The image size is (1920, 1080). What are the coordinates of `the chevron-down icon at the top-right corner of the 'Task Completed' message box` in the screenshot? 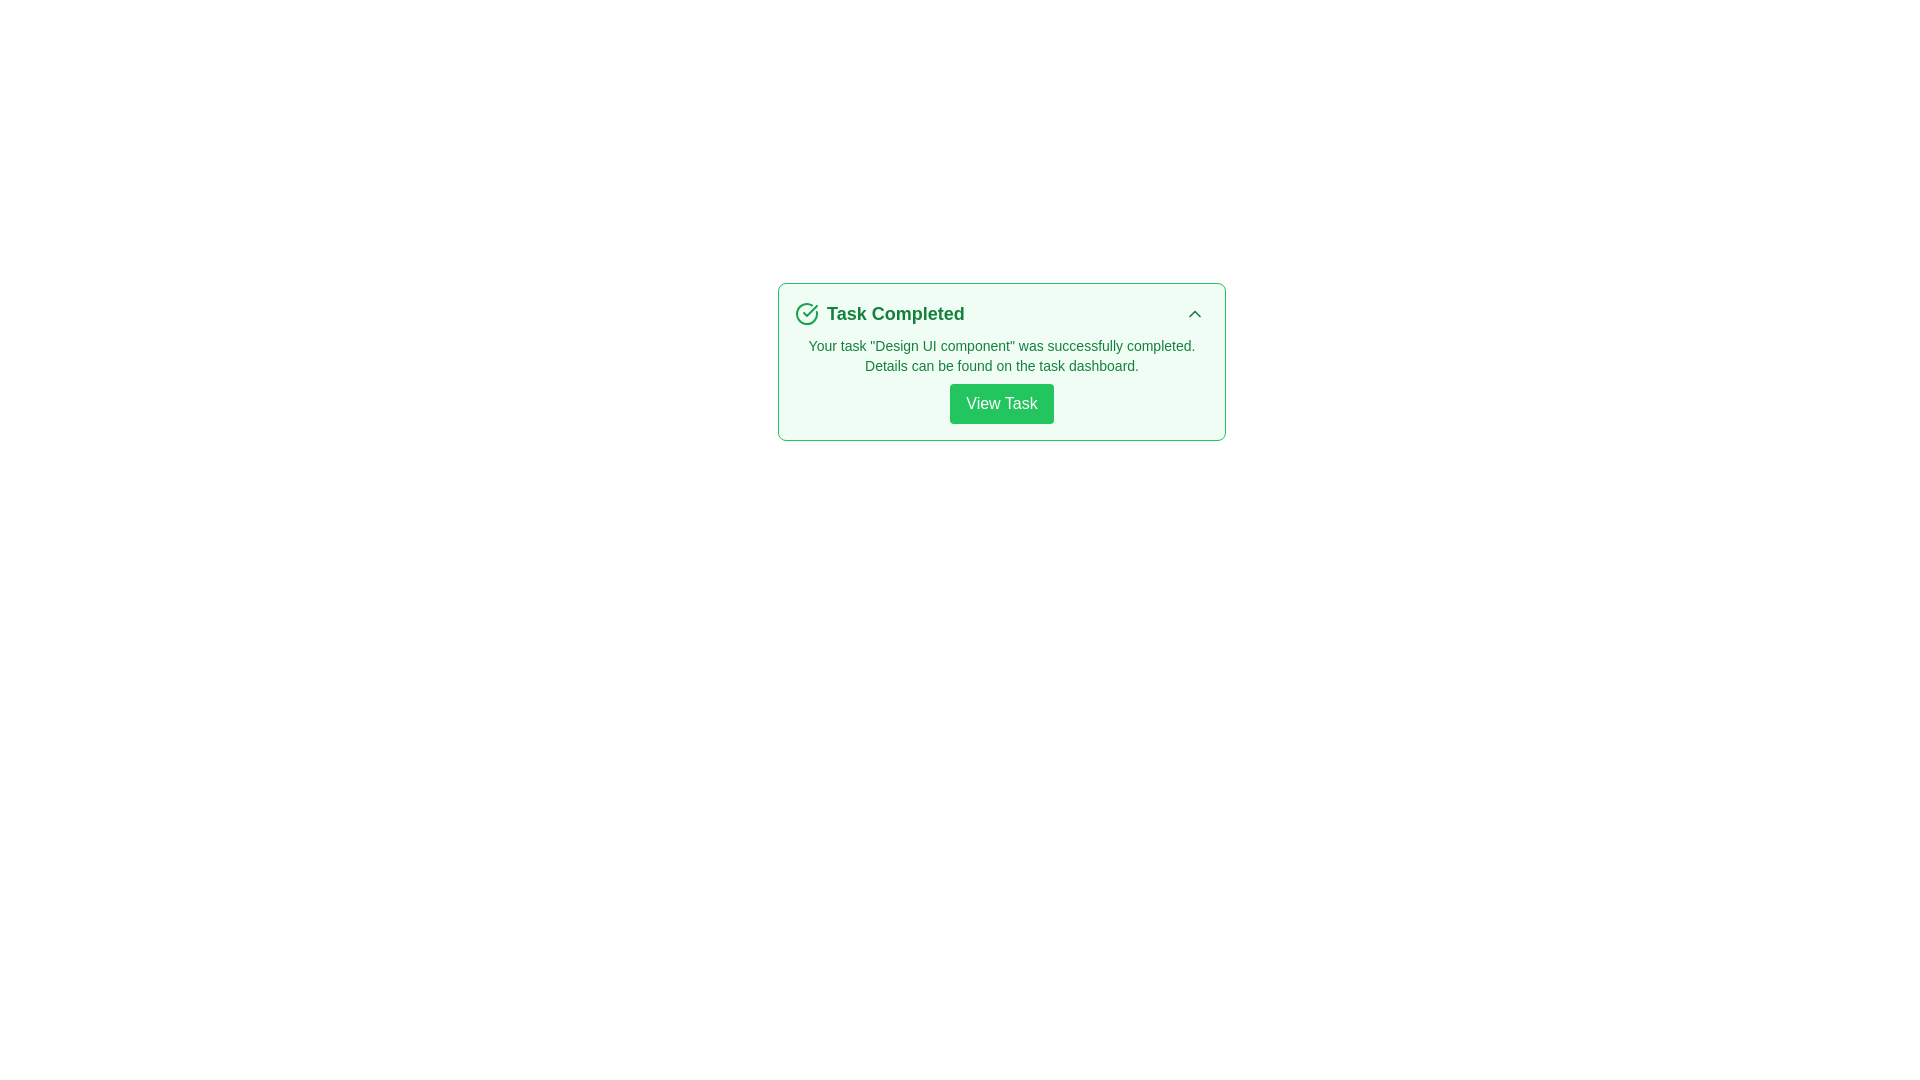 It's located at (1195, 313).